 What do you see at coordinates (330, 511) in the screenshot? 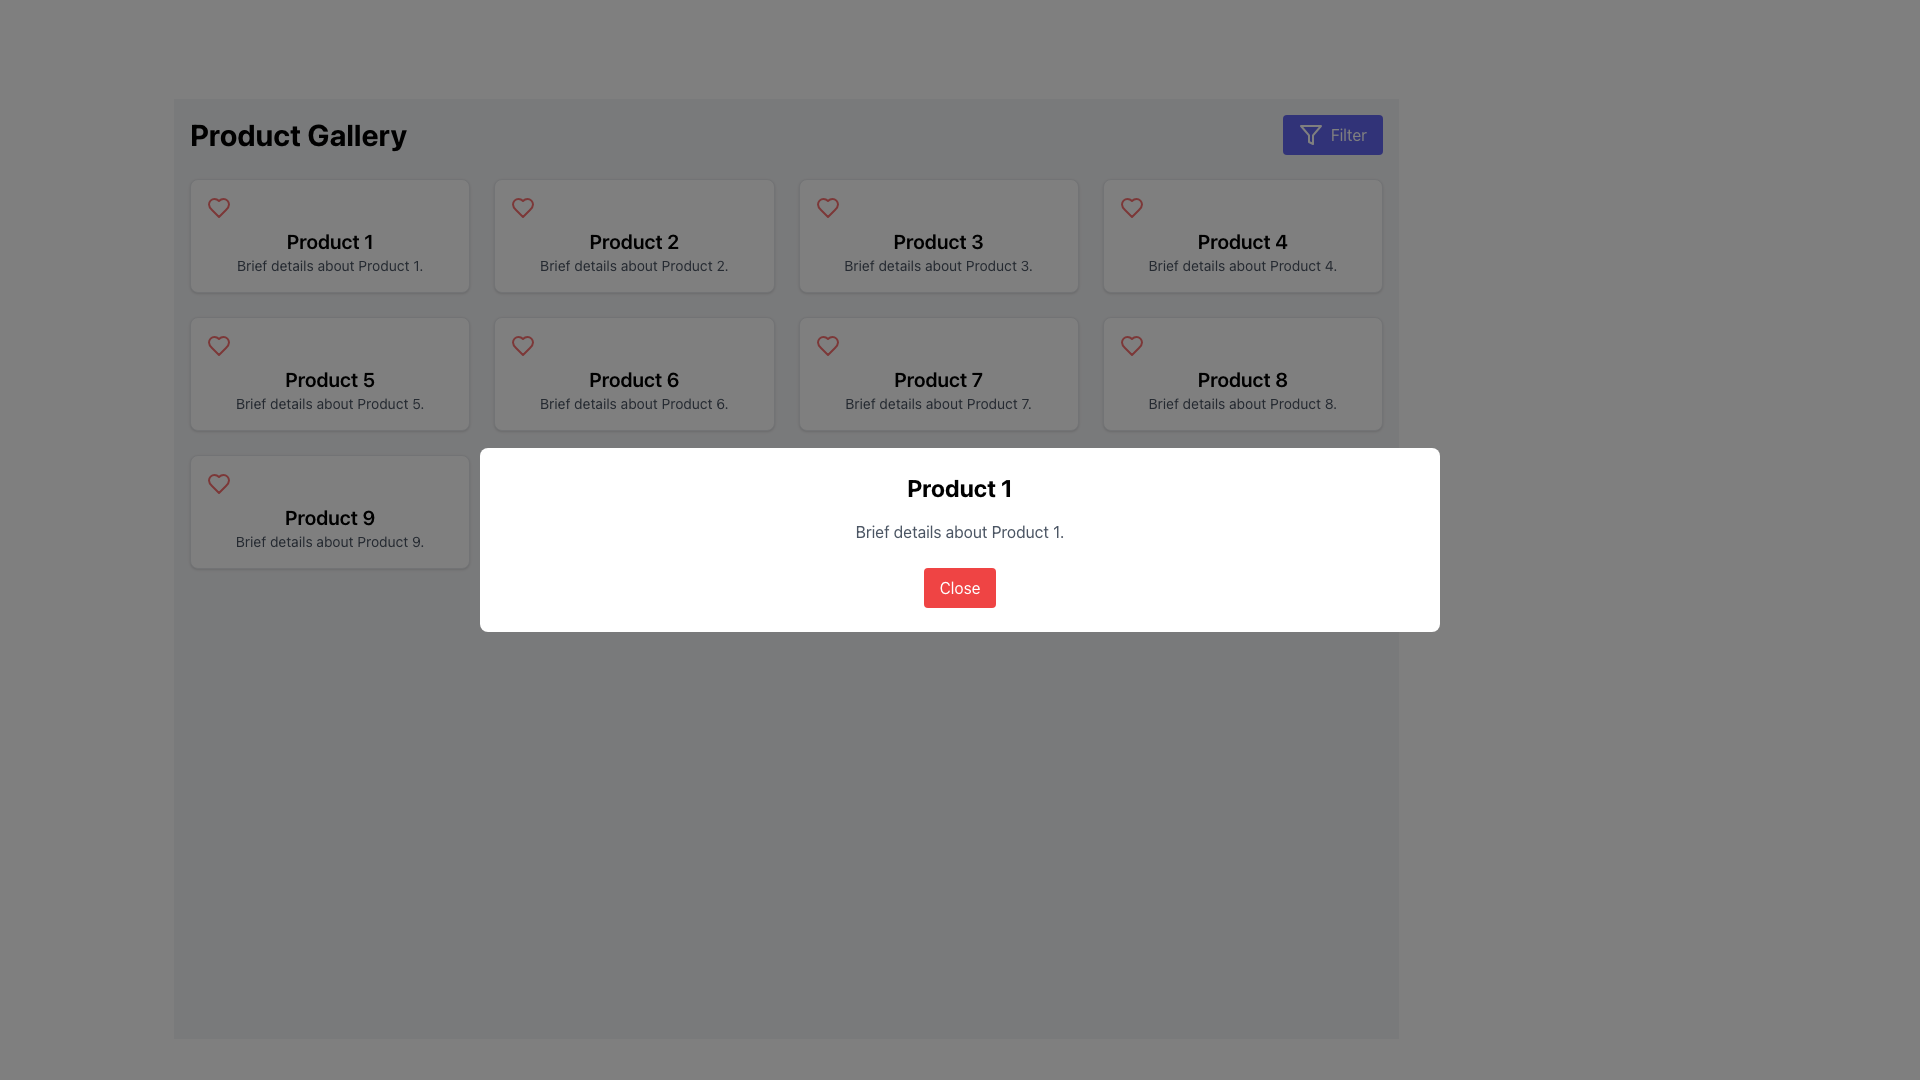
I see `the product card located in the third row and first column of the grid layout, which displays its name, a brief description, and a favorite icon` at bounding box center [330, 511].